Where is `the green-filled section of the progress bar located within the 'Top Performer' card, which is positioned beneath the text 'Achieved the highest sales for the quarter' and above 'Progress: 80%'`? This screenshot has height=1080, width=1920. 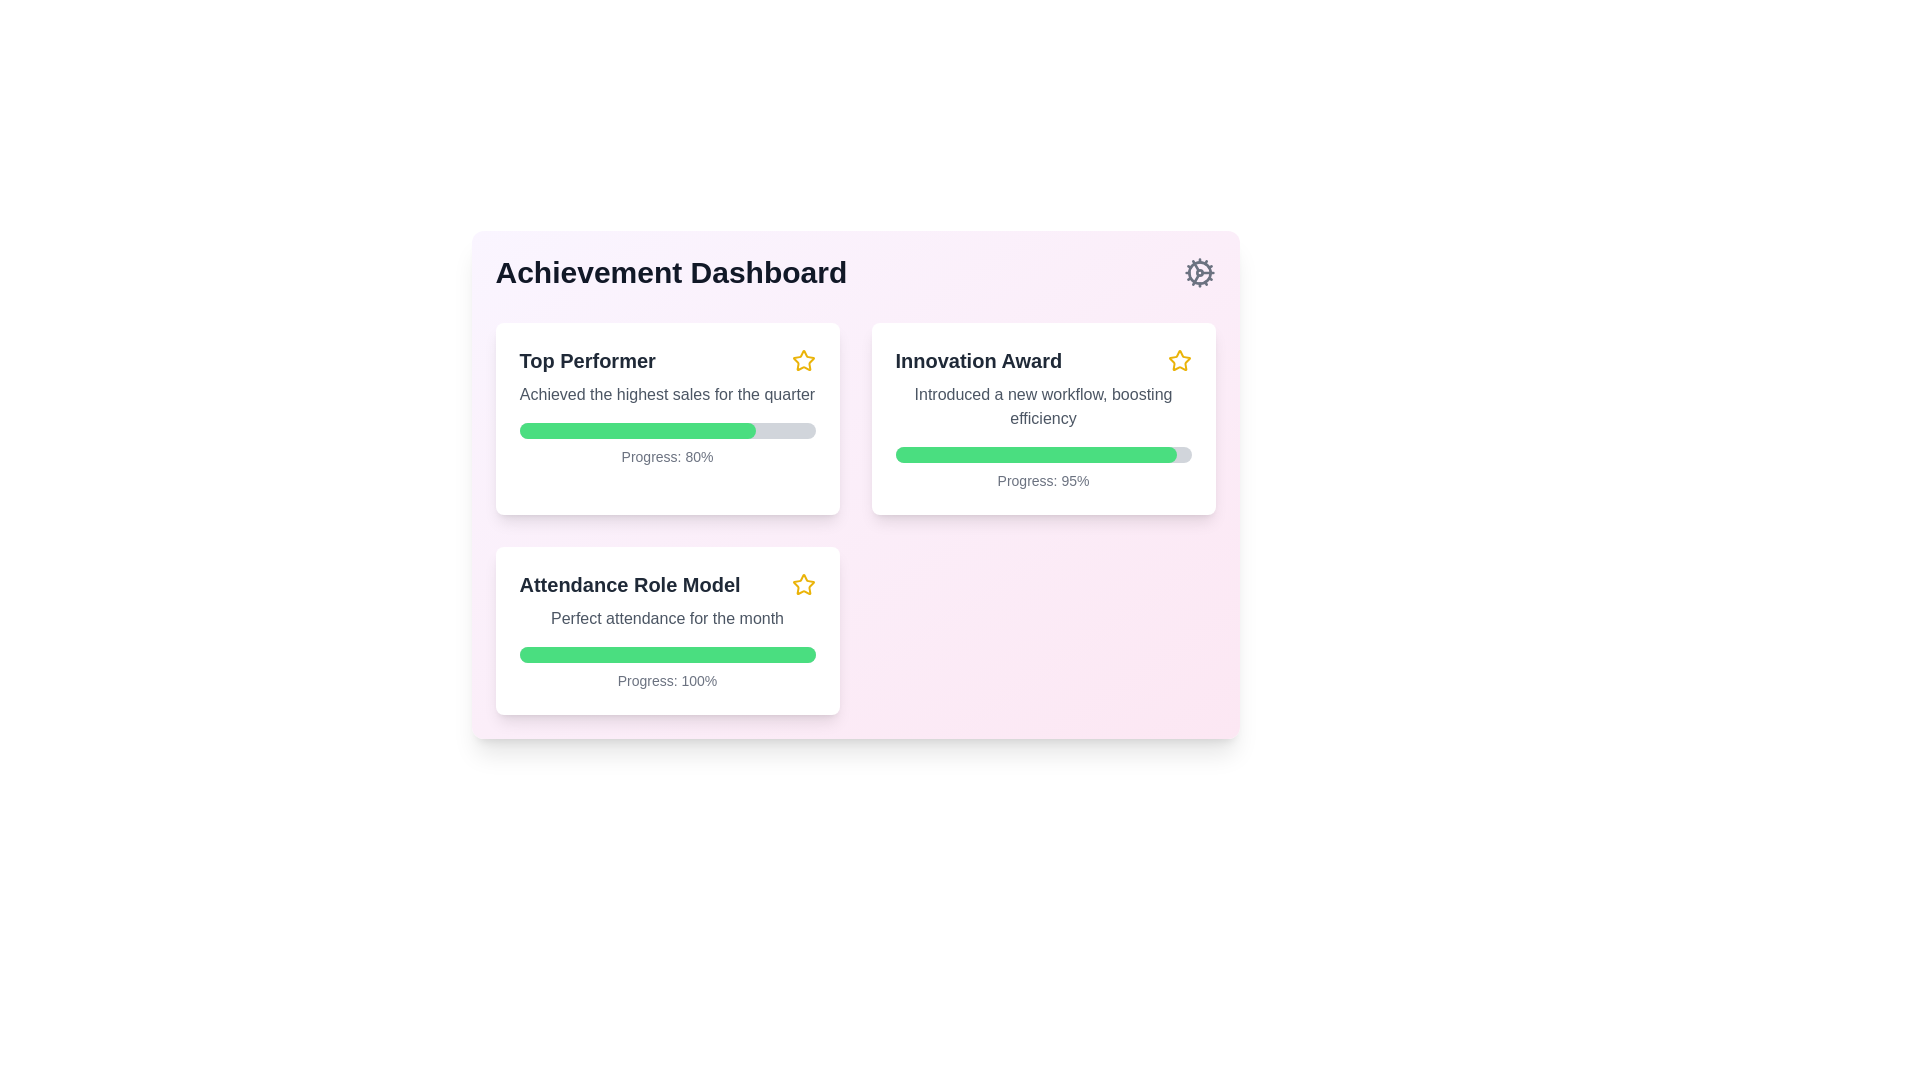 the green-filled section of the progress bar located within the 'Top Performer' card, which is positioned beneath the text 'Achieved the highest sales for the quarter' and above 'Progress: 80%' is located at coordinates (636, 430).